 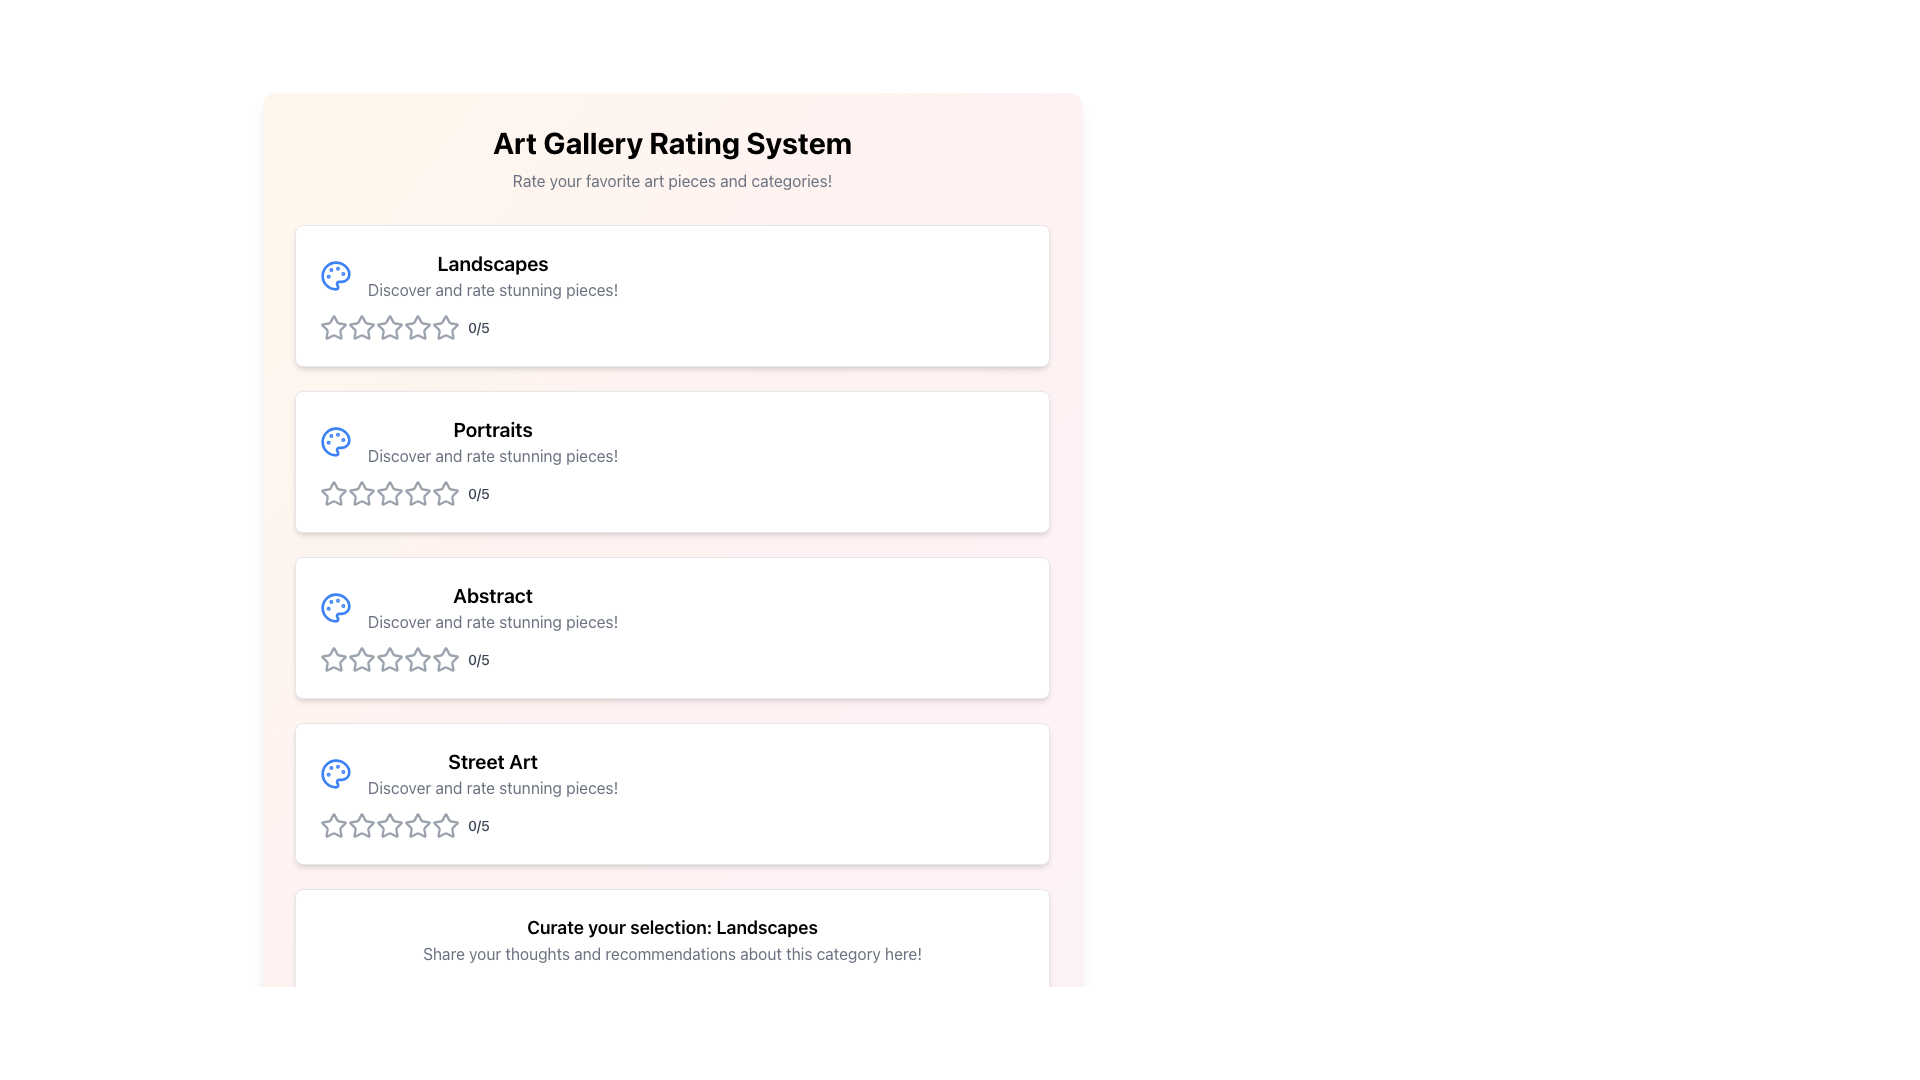 I want to click on the descriptive text snippet that says 'Discover and rate stunning pieces!' located beneath the title 'Landscapes' in the topmost card of the list, so click(x=493, y=289).